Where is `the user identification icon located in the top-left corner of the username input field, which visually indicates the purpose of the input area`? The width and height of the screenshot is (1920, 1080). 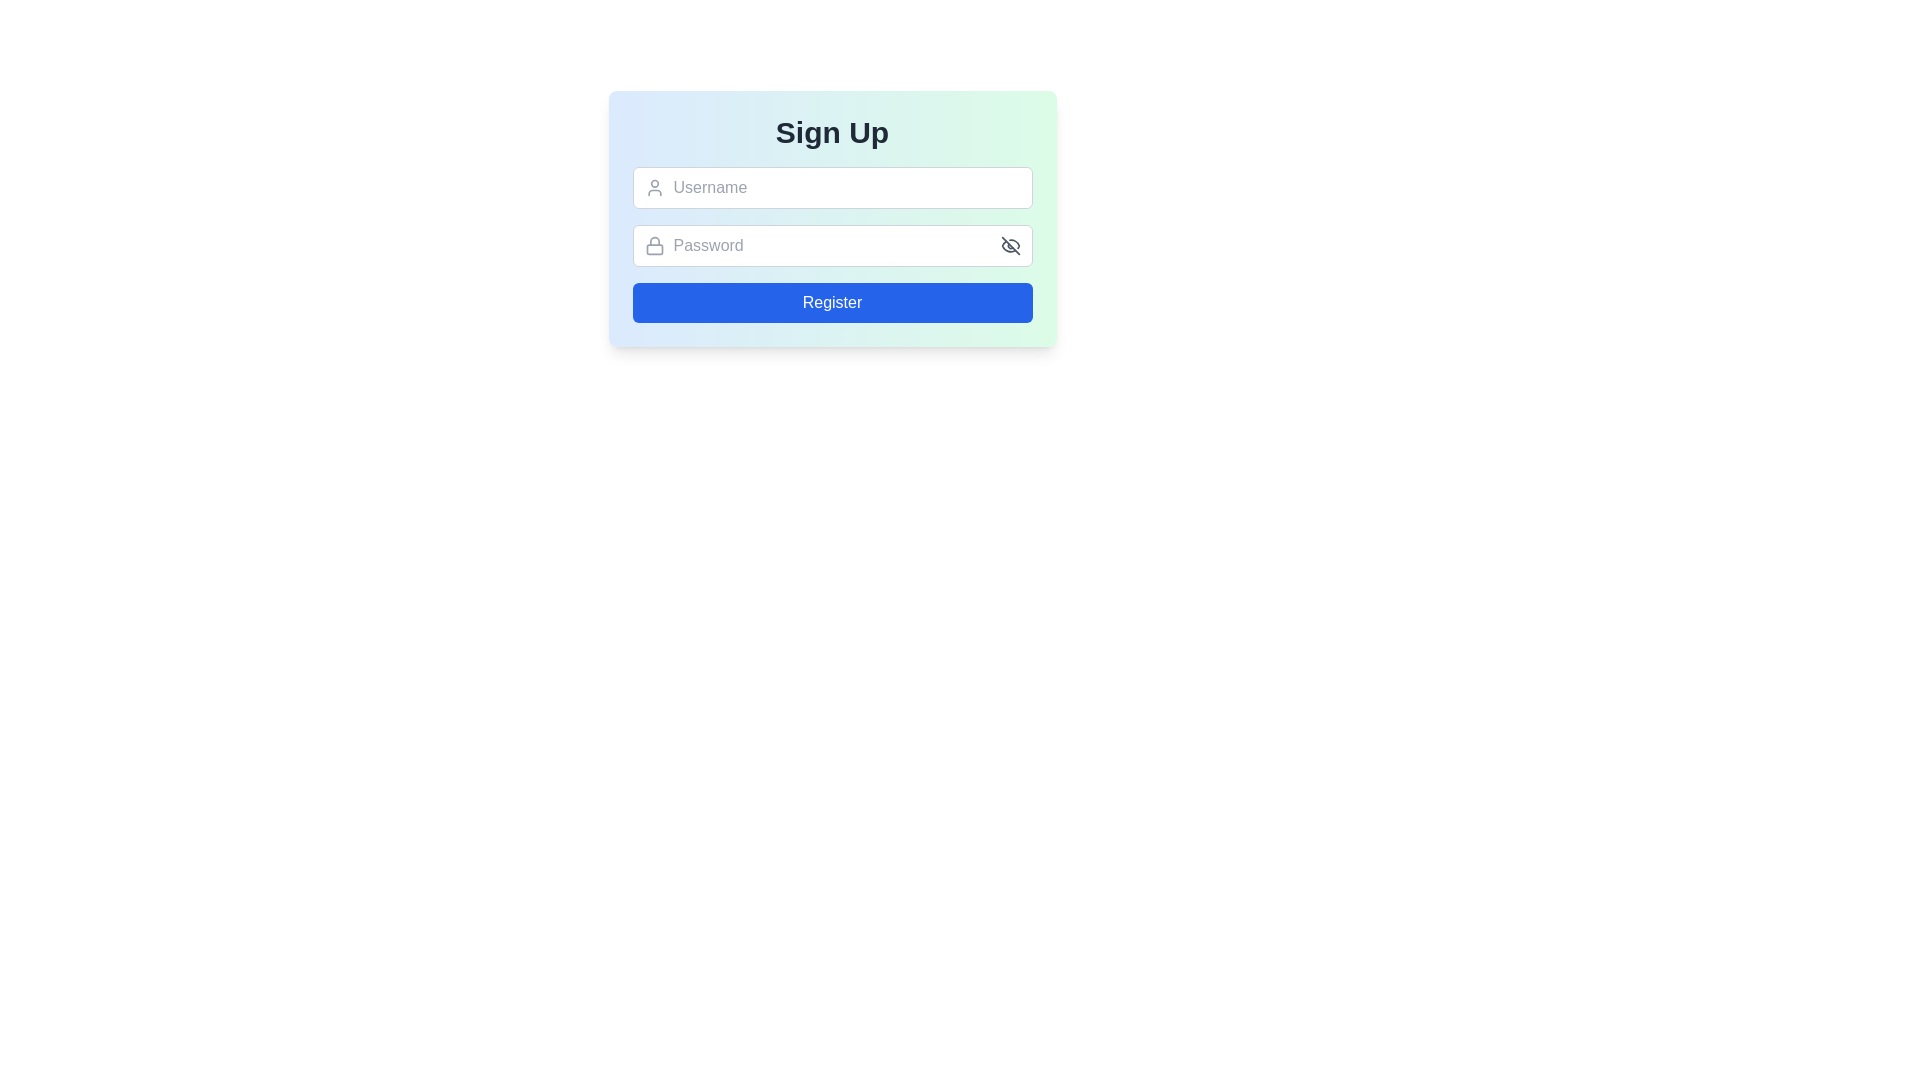
the user identification icon located in the top-left corner of the username input field, which visually indicates the purpose of the input area is located at coordinates (654, 188).